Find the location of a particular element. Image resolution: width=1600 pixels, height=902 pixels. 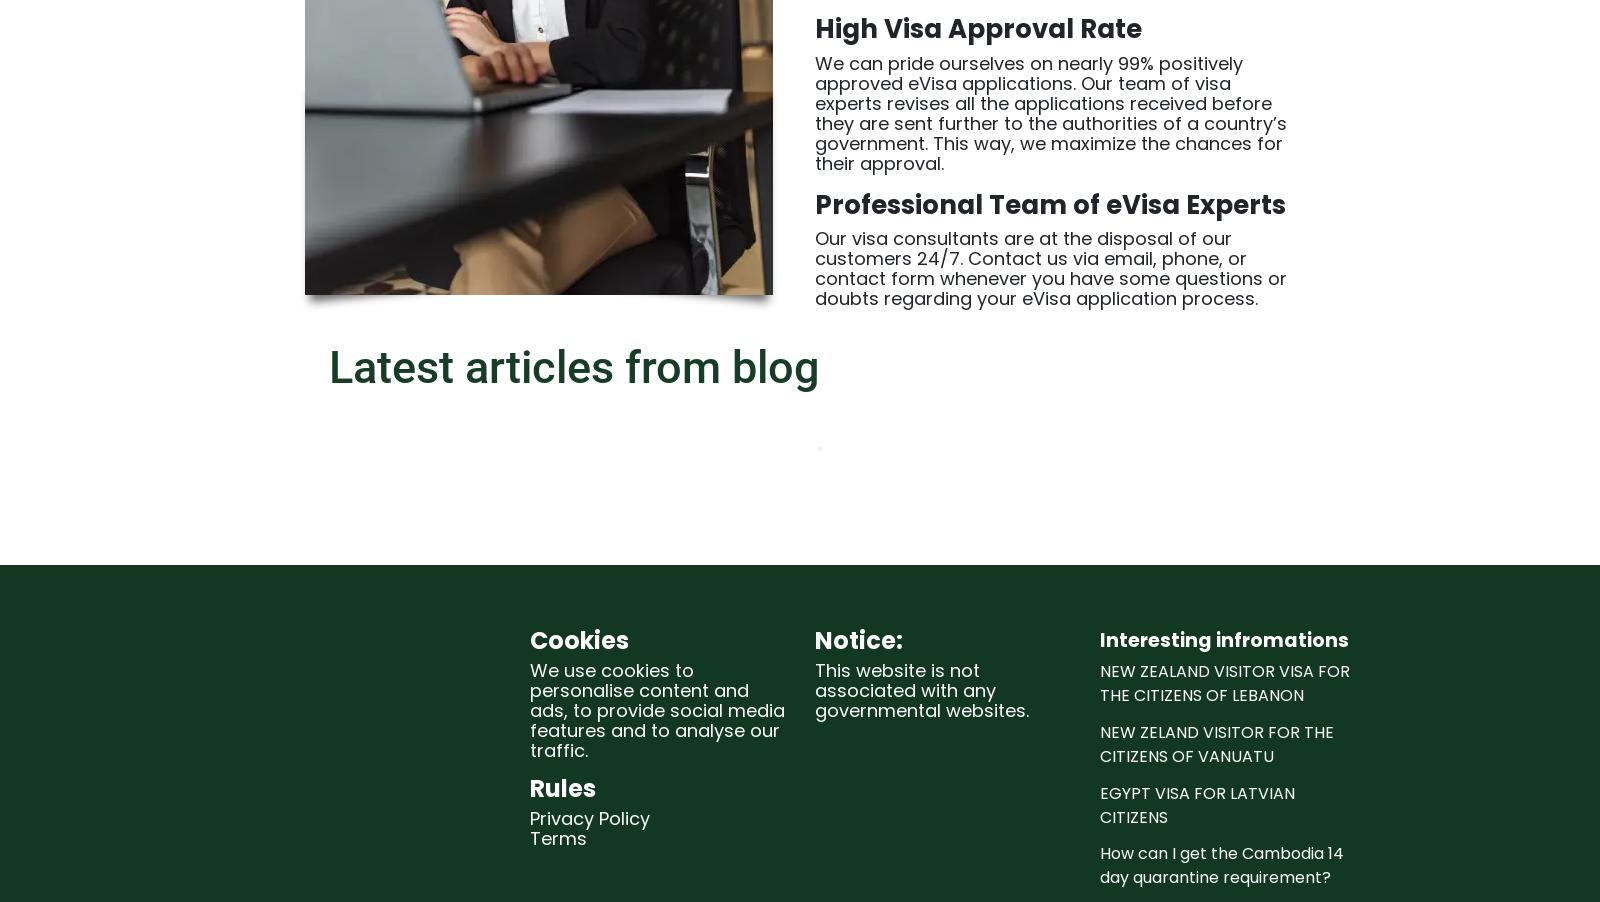

'Privacy Policy' is located at coordinates (589, 816).